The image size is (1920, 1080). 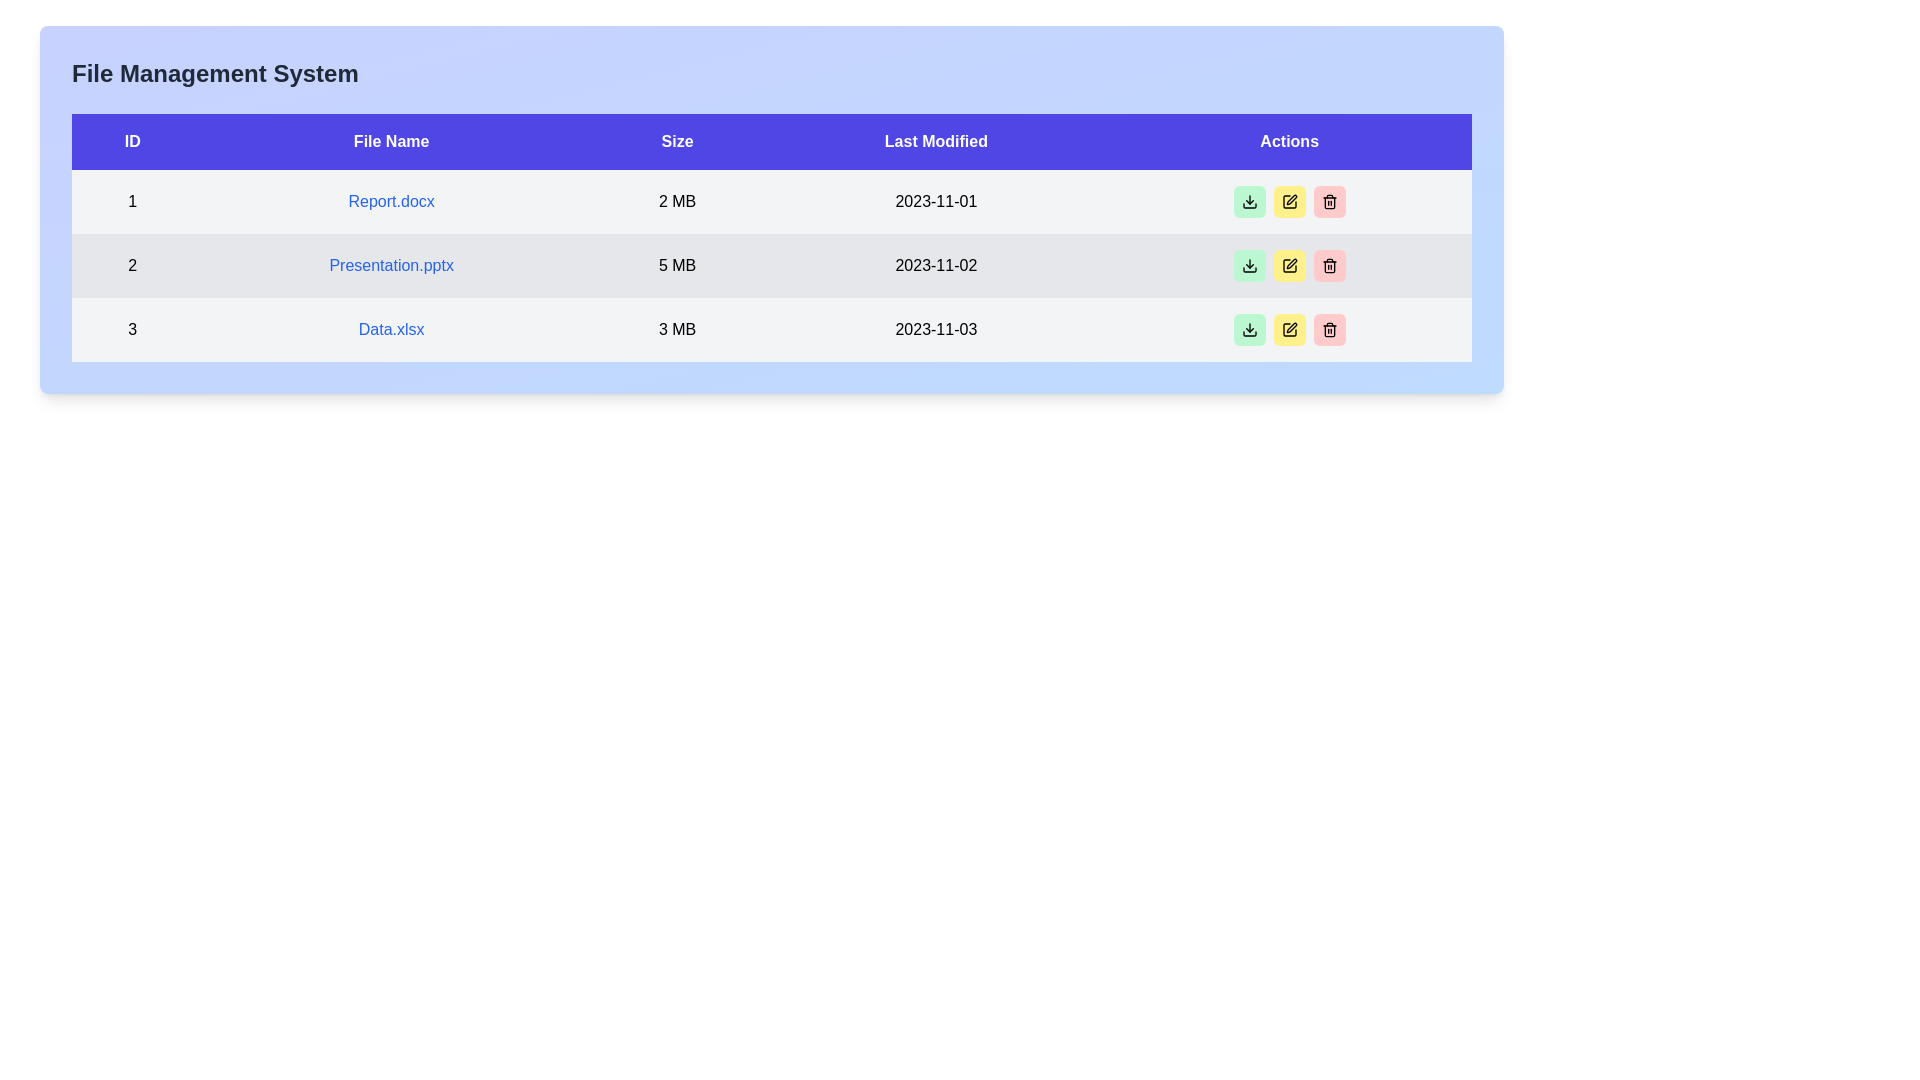 I want to click on the text label displaying the size attribute of the file entry located in the third cell of the second row under the 'Size' column, next to 'Presentation.pptx', so click(x=677, y=265).